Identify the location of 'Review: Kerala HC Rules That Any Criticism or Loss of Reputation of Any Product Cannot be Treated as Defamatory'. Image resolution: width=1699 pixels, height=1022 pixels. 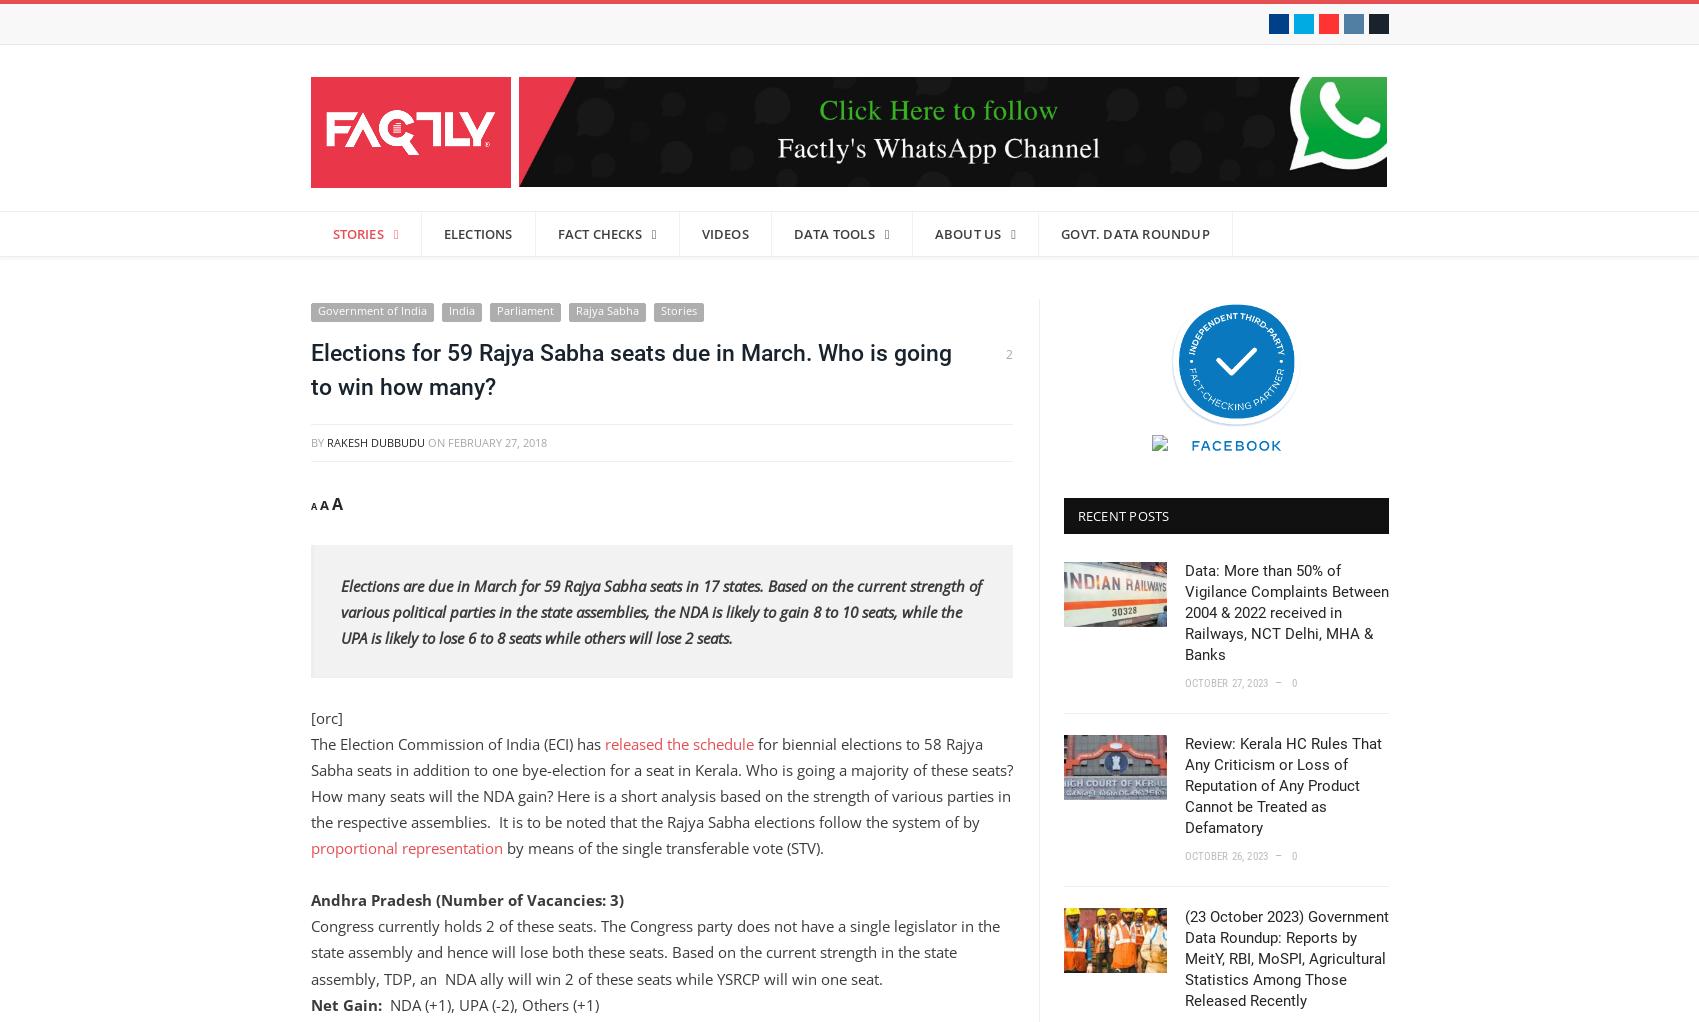
(1281, 786).